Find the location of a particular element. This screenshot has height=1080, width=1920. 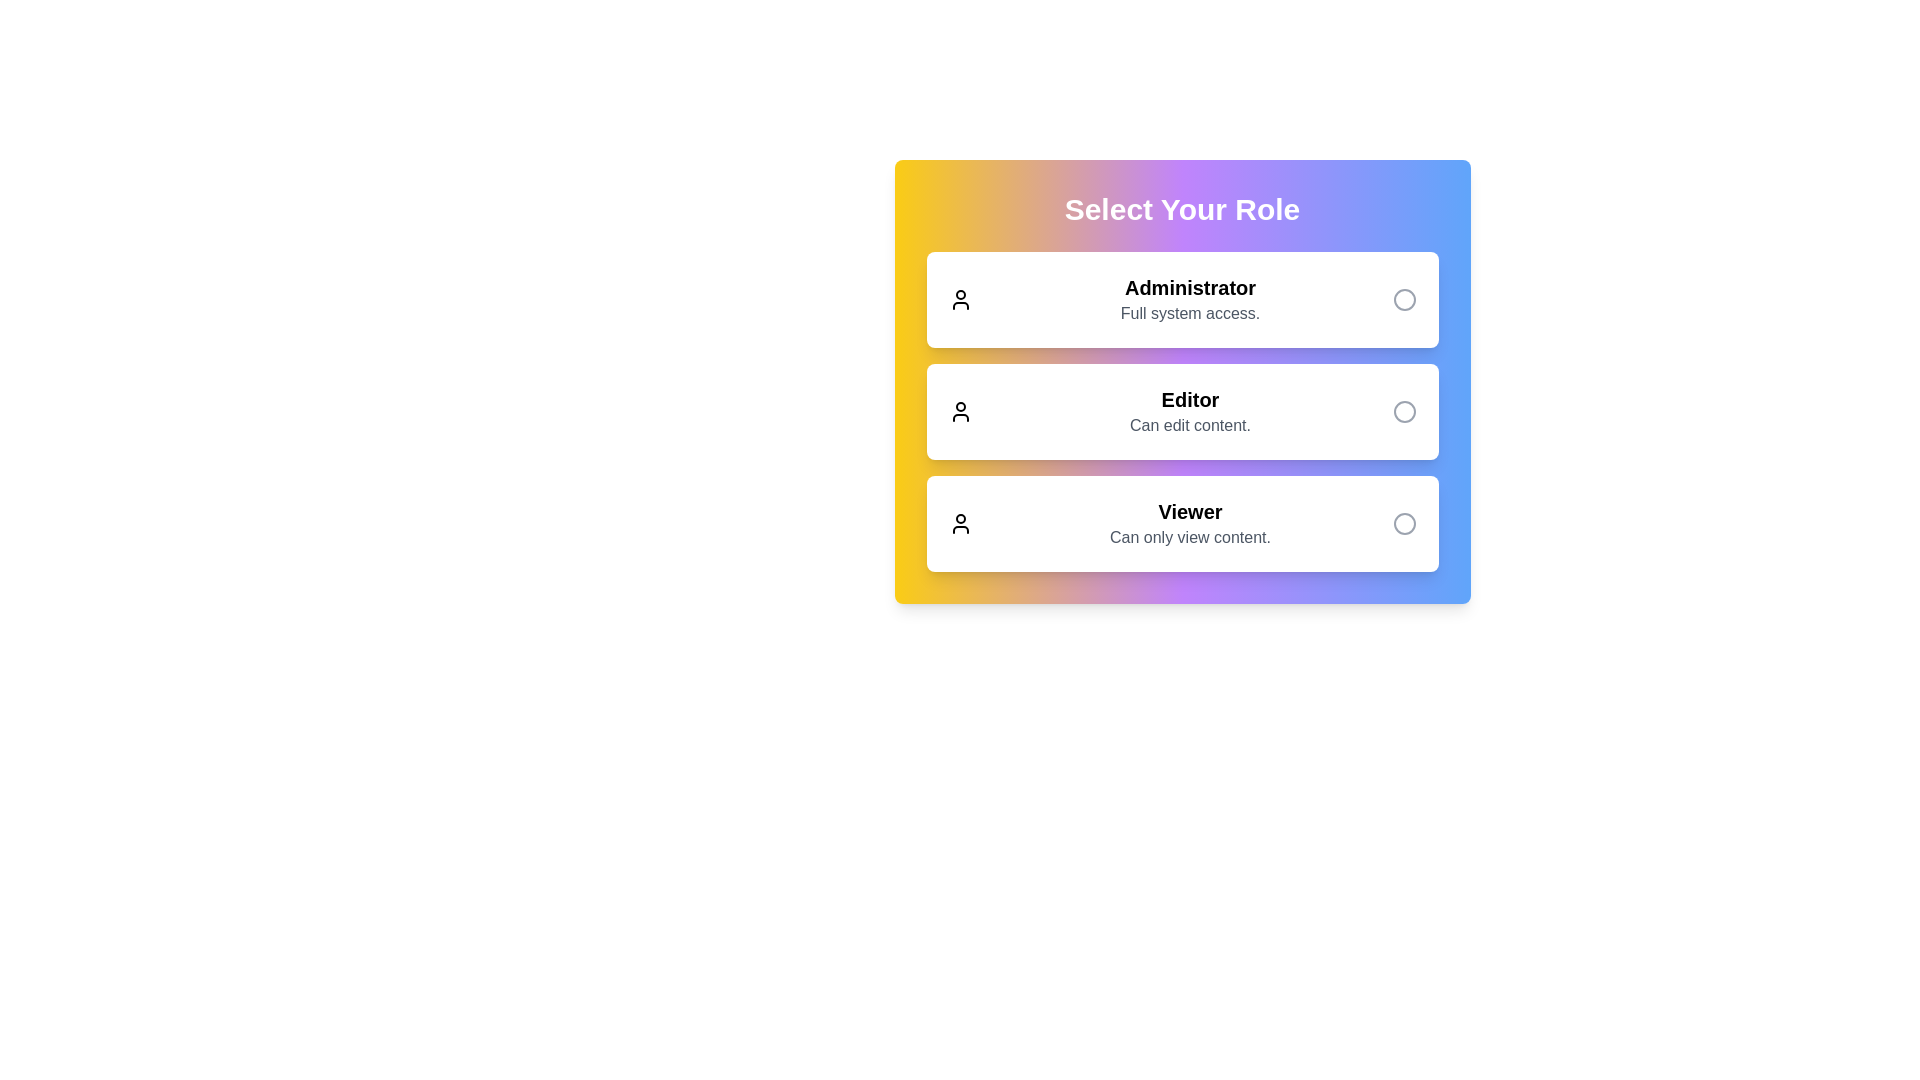

the unselected Radio button located within the 'Viewer' option box, which is the third option in a vertical list of three options labeled 'Administrator,' 'Editor,' and 'Viewer.' is located at coordinates (1403, 523).